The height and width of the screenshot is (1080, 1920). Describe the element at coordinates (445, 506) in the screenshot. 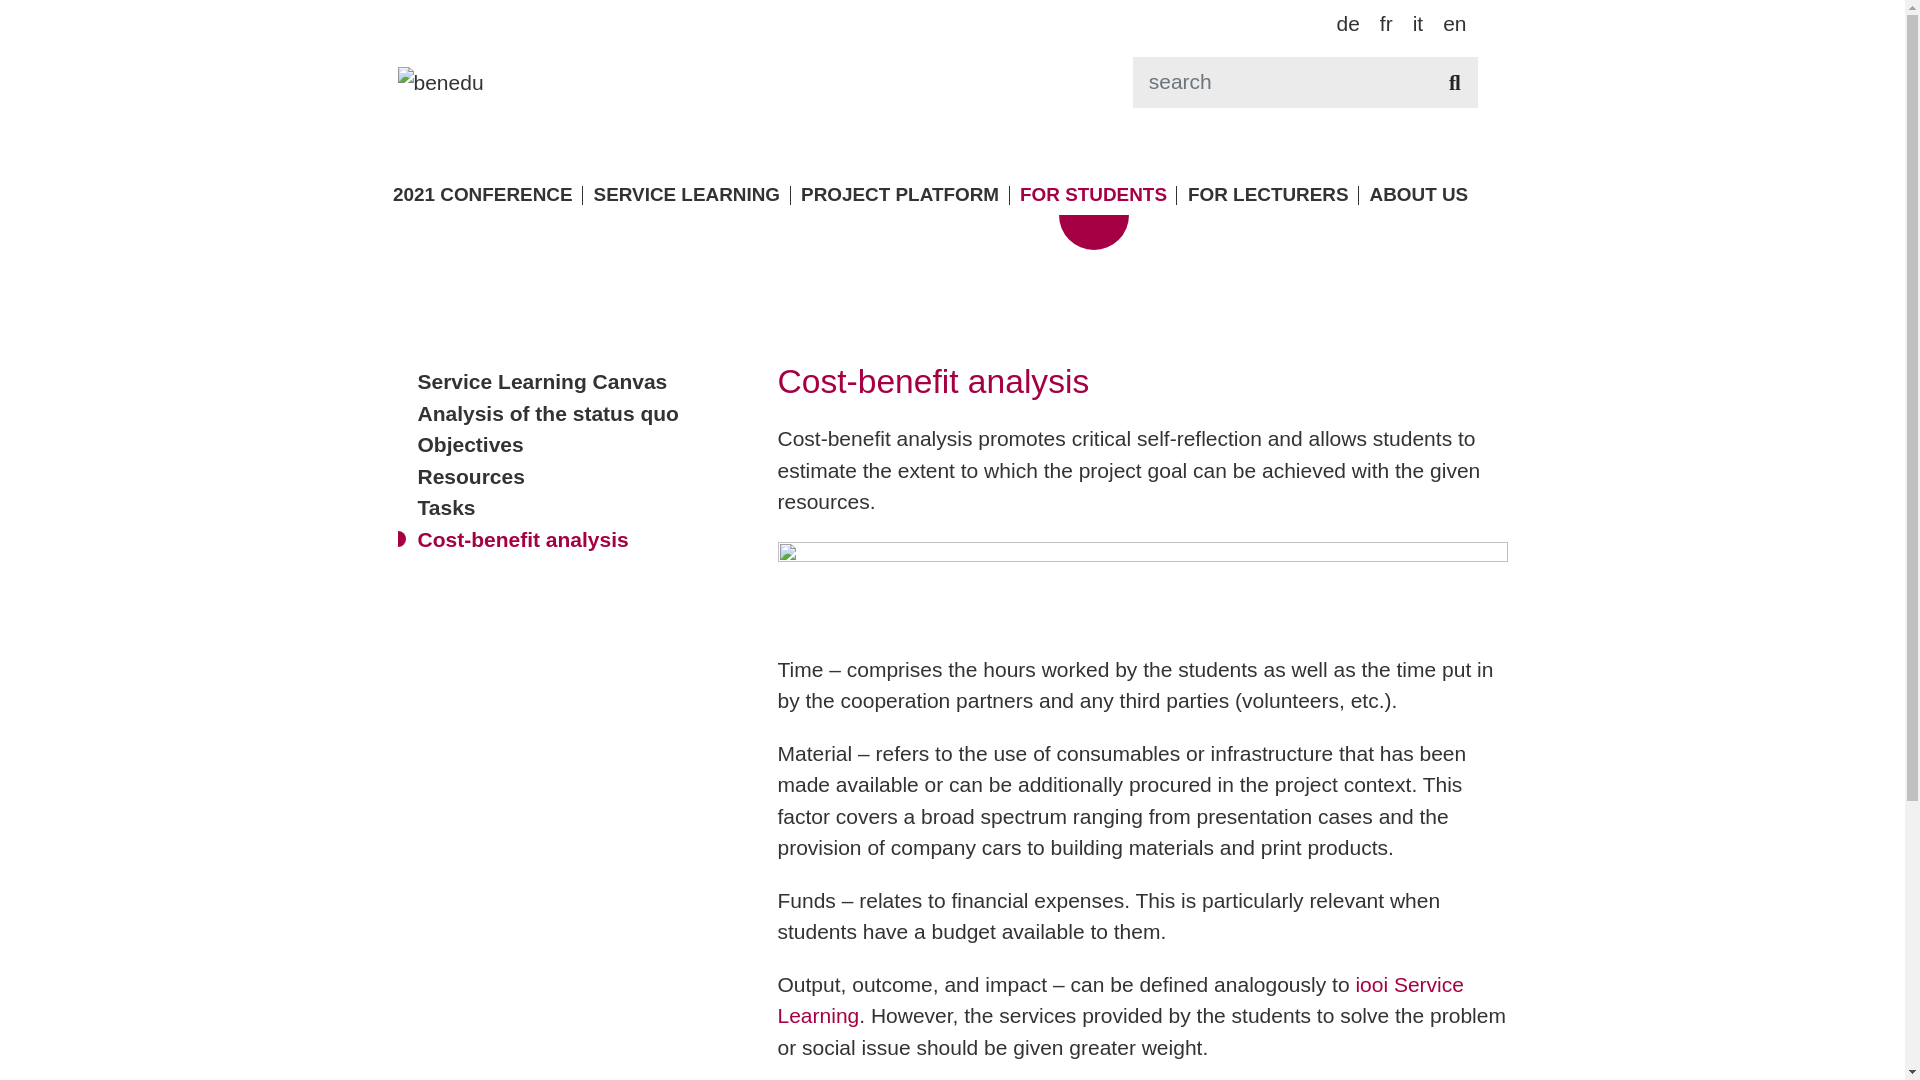

I see `'Tasks'` at that location.